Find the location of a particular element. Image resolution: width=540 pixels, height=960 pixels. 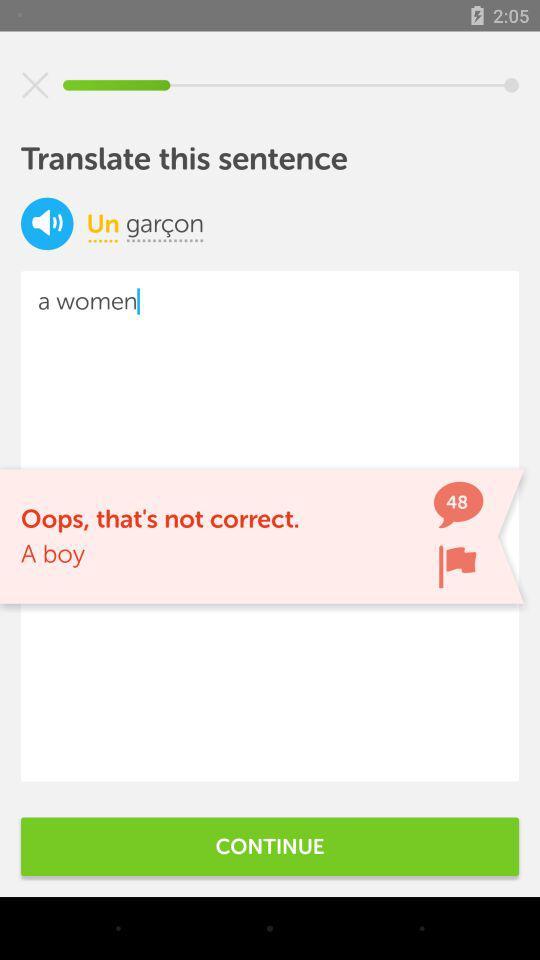

the item to the right of   item is located at coordinates (164, 223).